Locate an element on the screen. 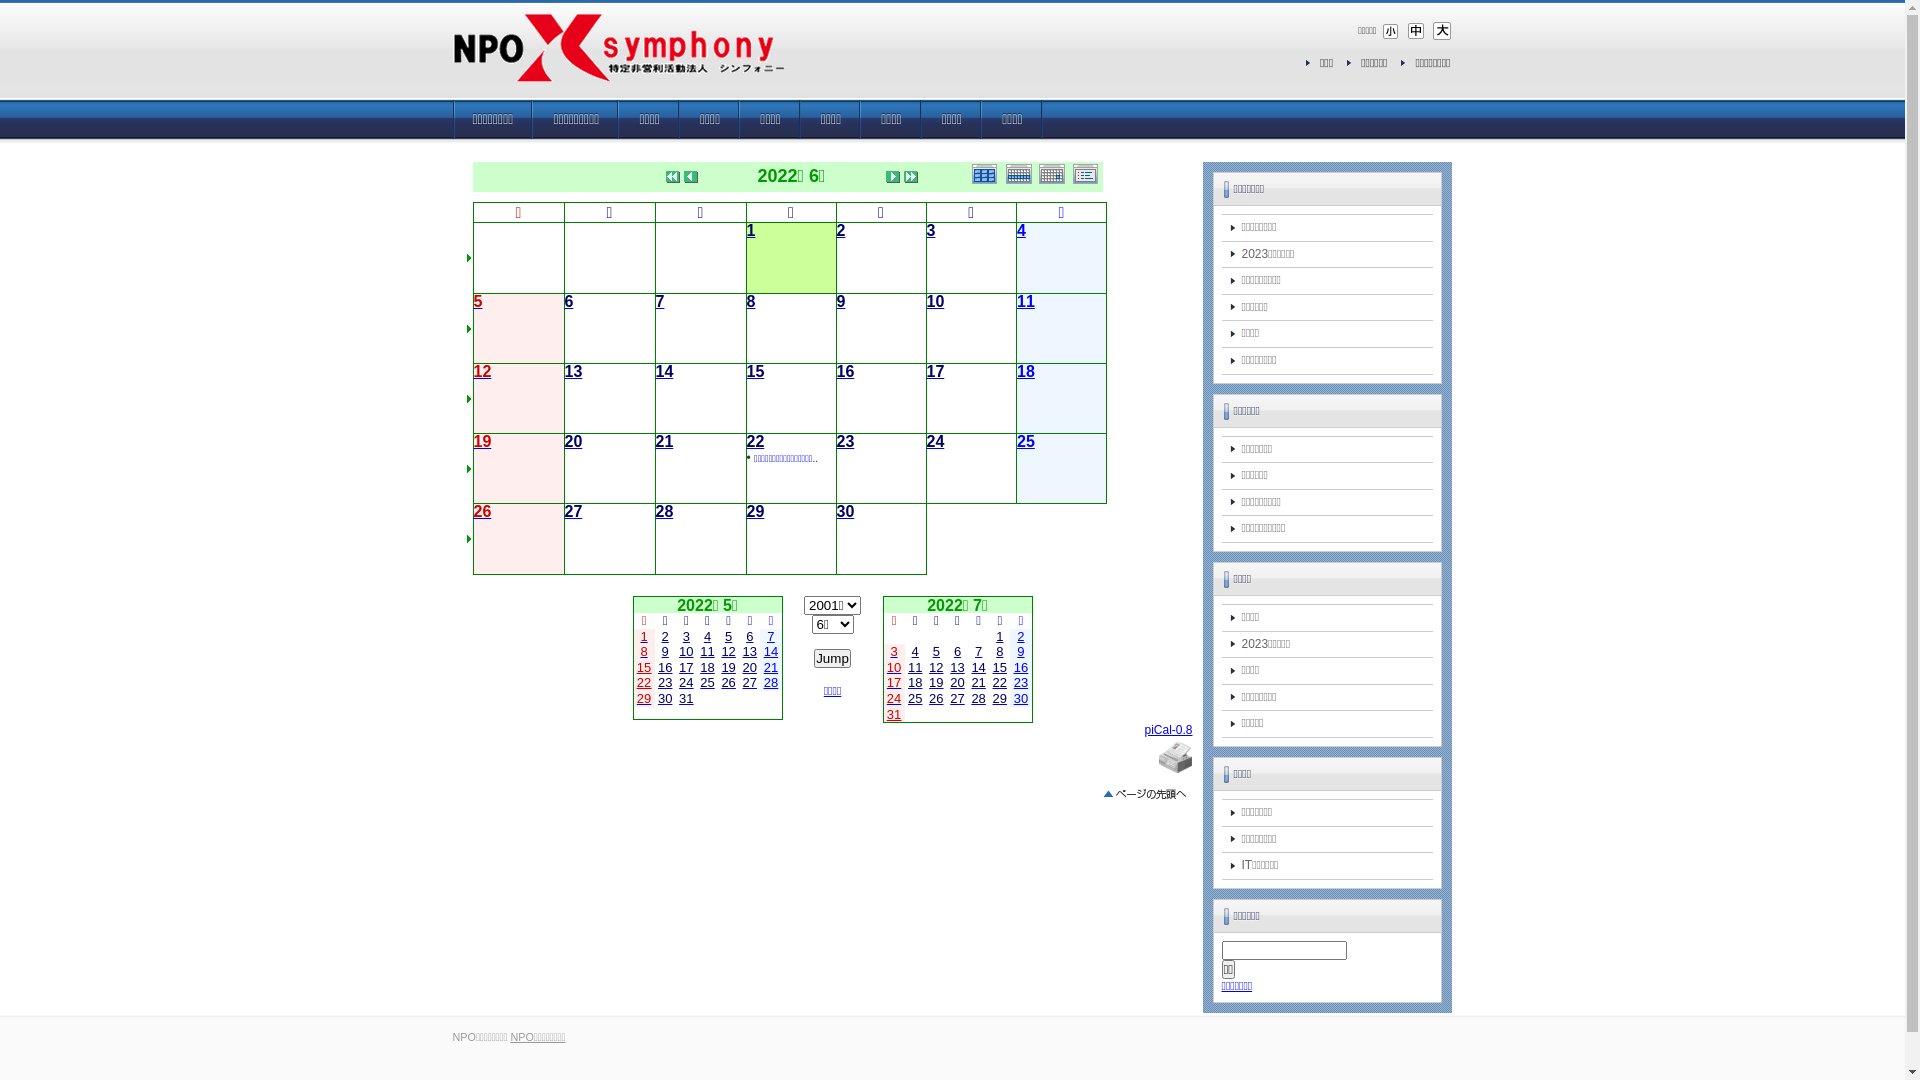  '2' is located at coordinates (840, 230).